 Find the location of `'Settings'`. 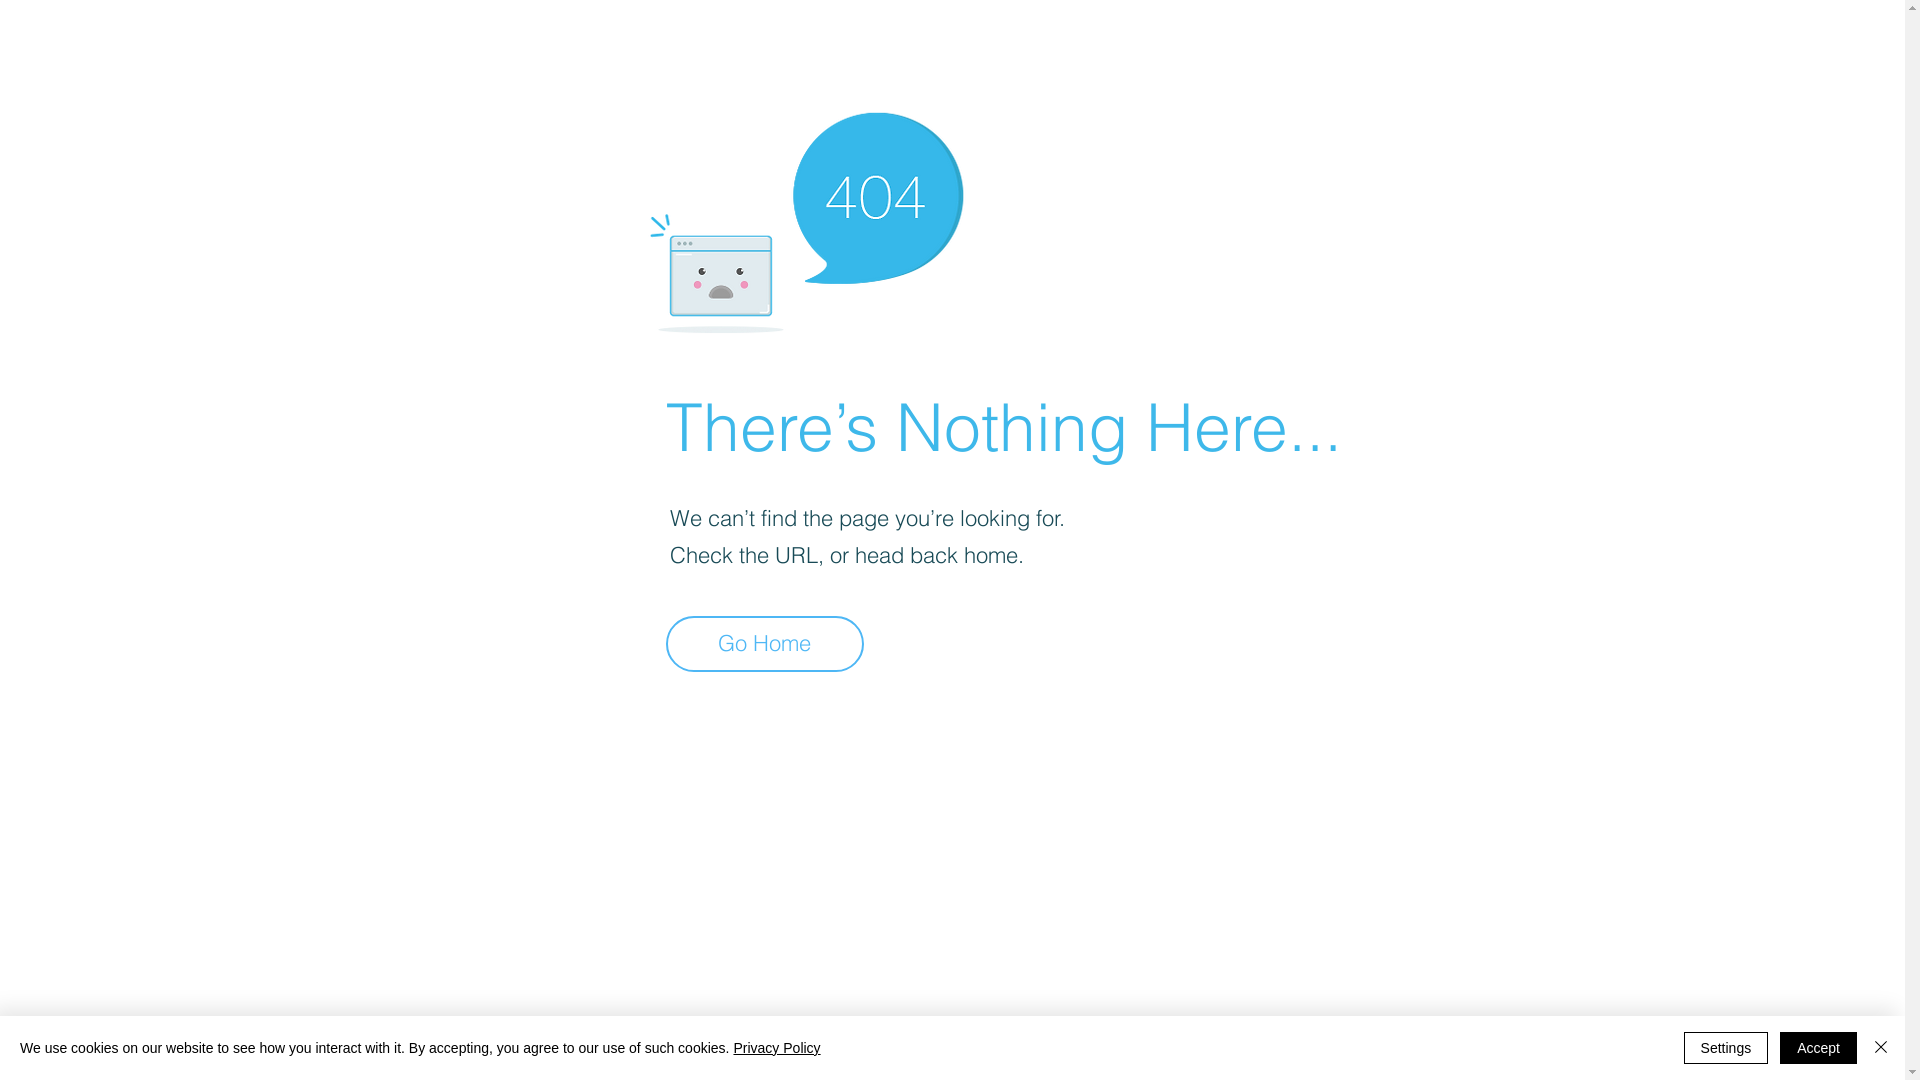

'Settings' is located at coordinates (1683, 1047).